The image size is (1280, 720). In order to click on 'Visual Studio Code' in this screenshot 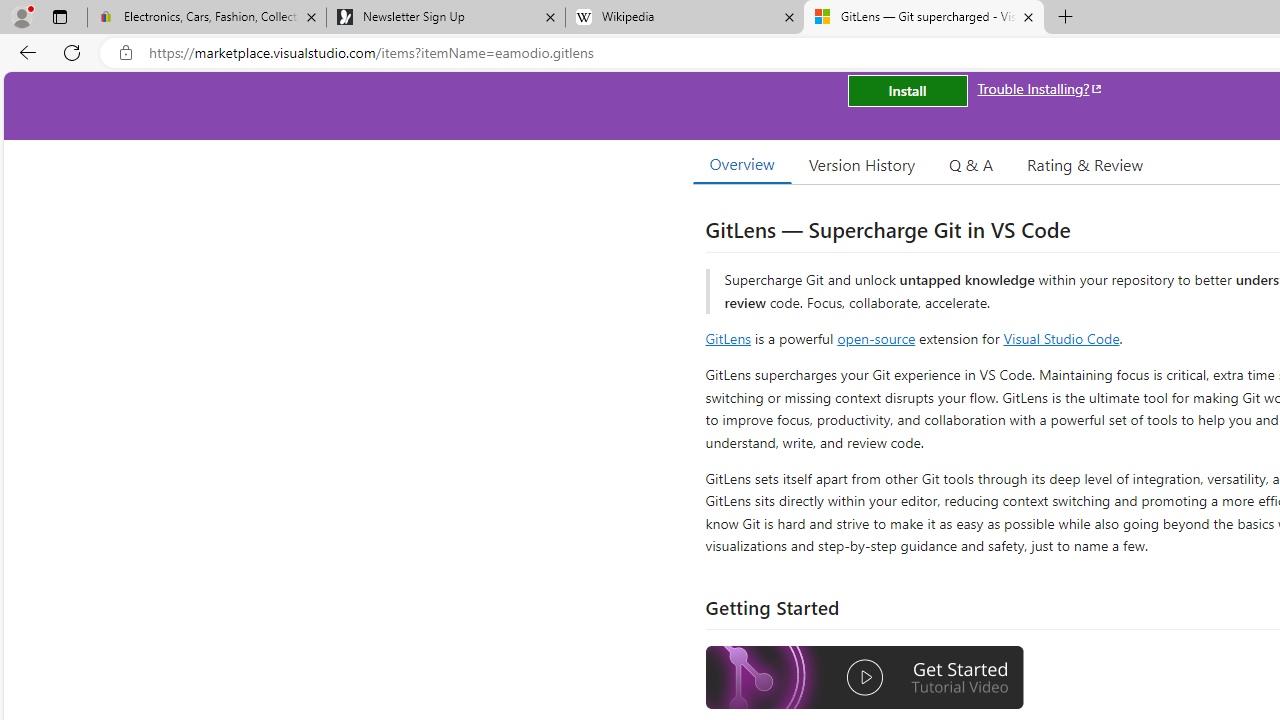, I will do `click(1060, 337)`.